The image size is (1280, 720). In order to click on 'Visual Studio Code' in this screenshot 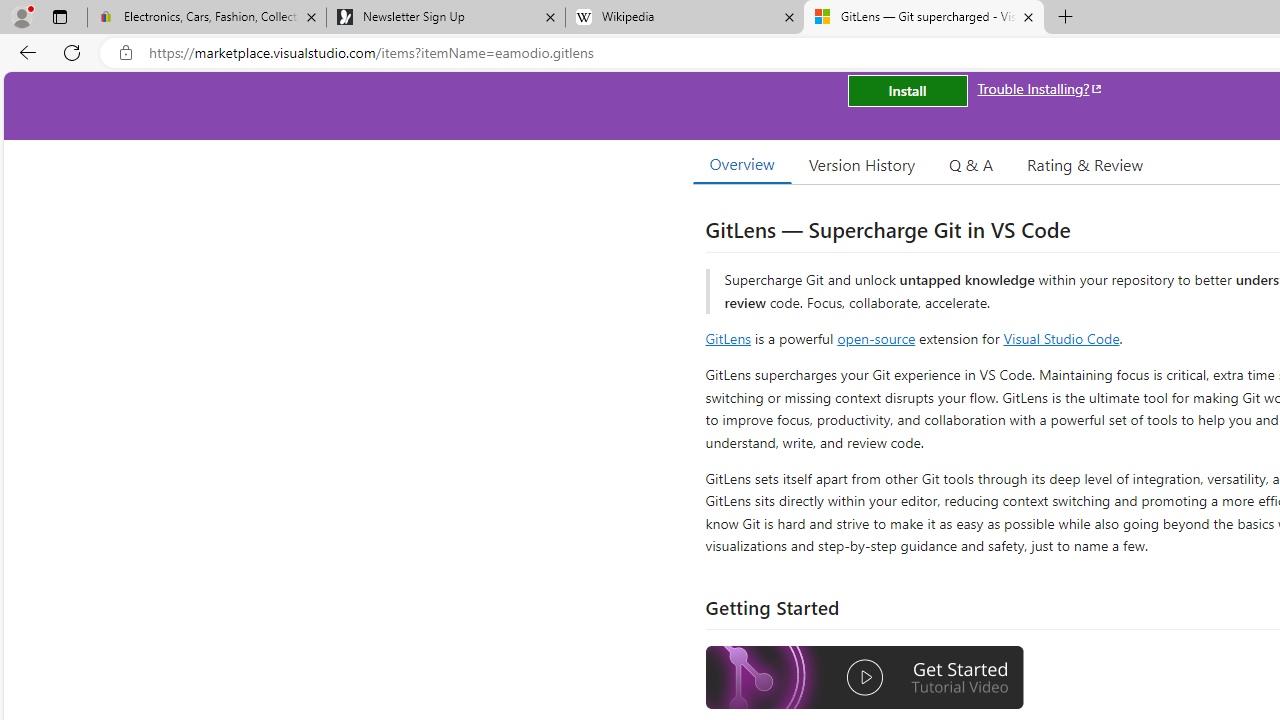, I will do `click(1060, 337)`.